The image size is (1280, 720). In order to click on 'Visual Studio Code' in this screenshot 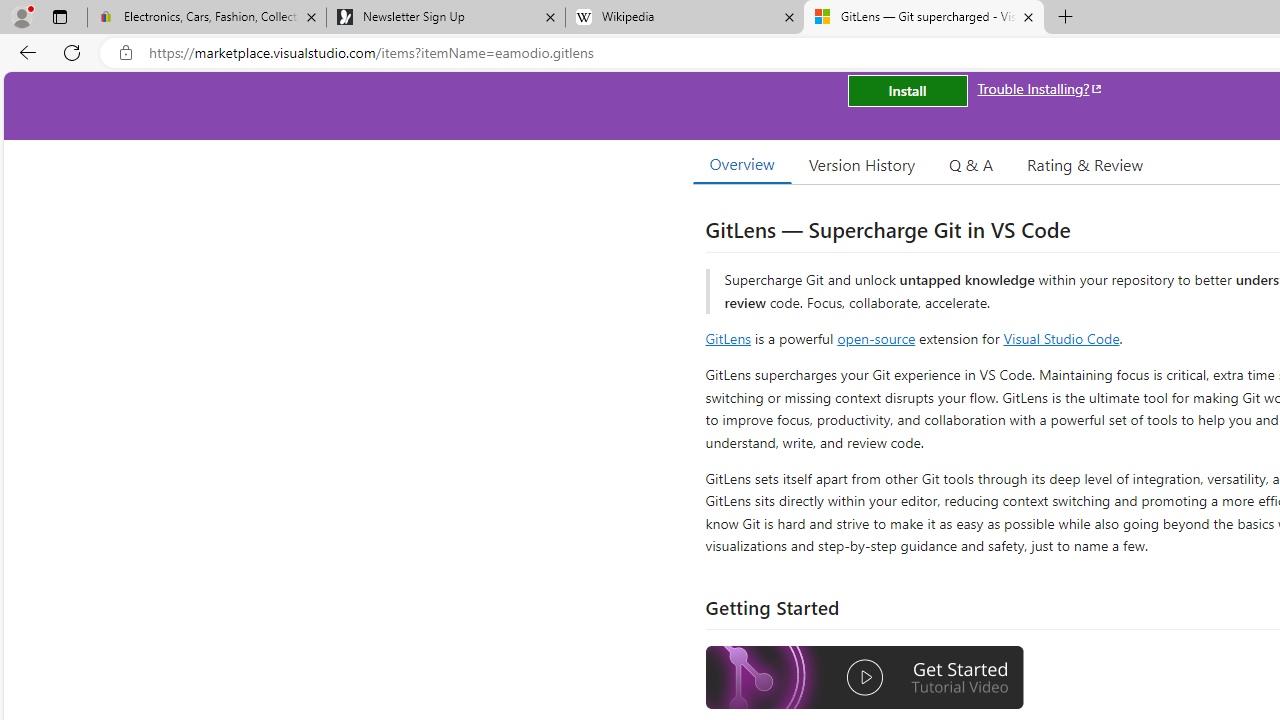, I will do `click(1060, 337)`.